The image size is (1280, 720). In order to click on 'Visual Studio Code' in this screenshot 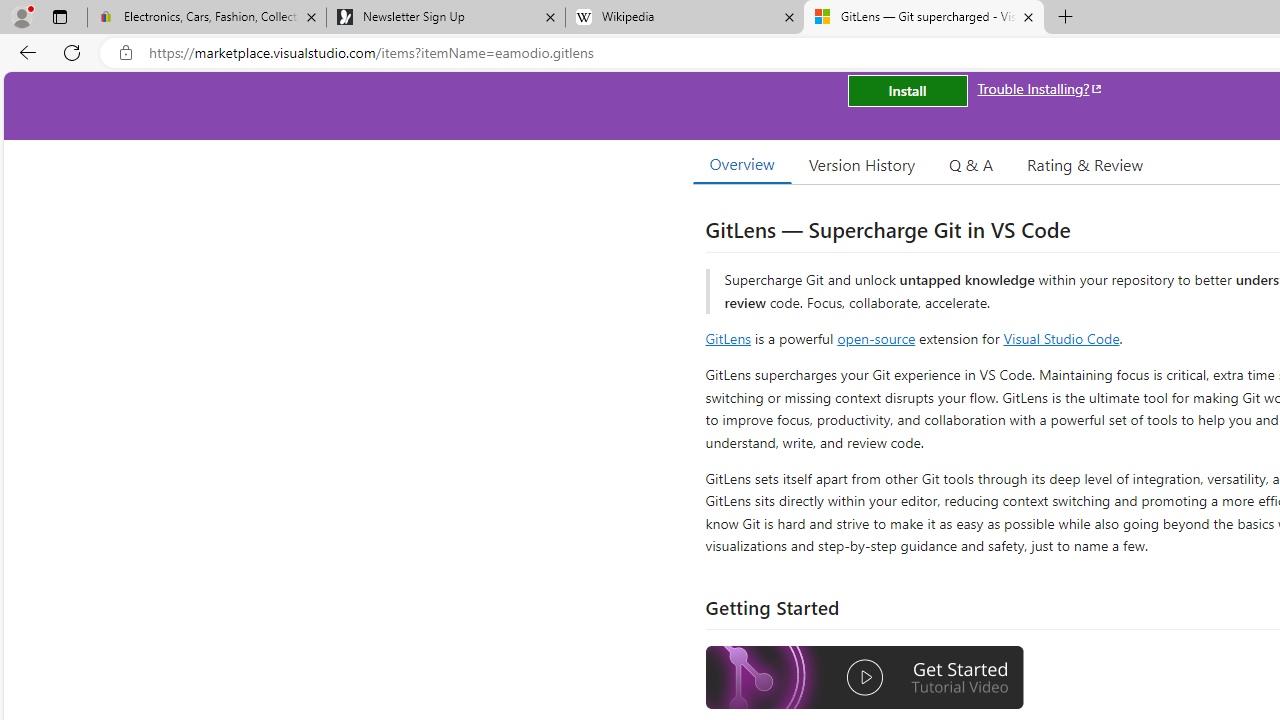, I will do `click(1060, 337)`.